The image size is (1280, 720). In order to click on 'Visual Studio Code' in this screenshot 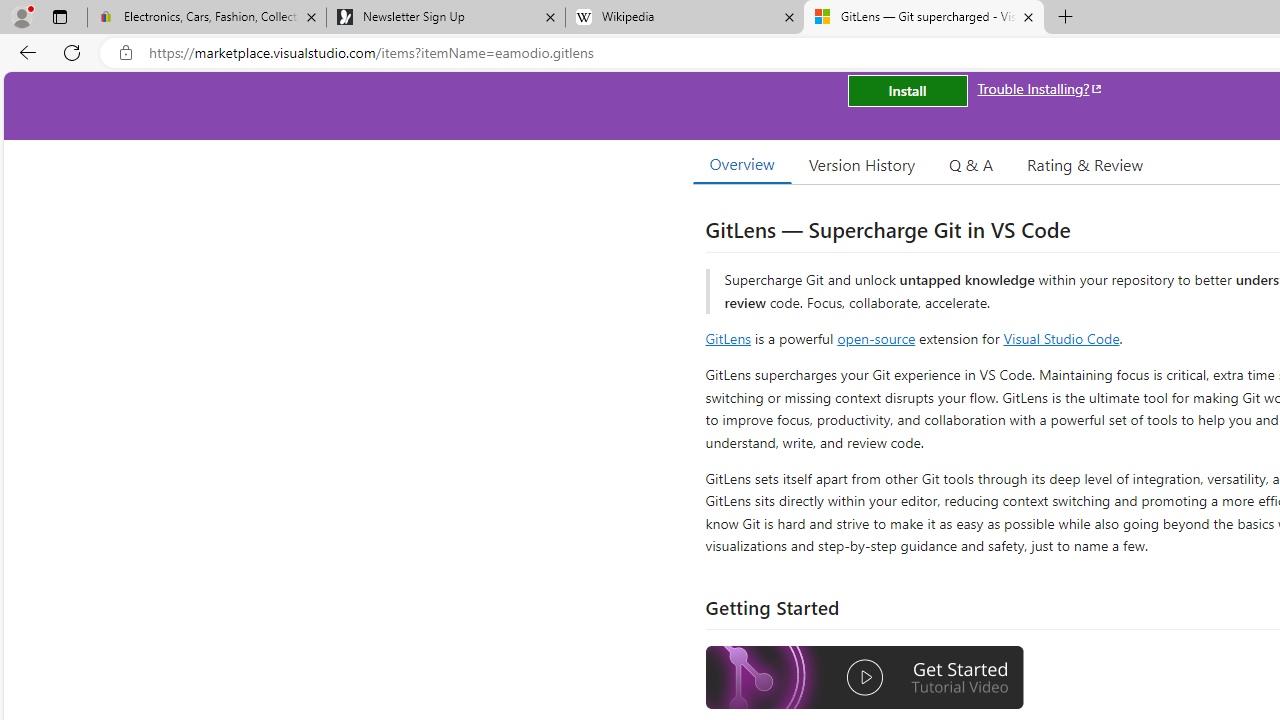, I will do `click(1060, 337)`.